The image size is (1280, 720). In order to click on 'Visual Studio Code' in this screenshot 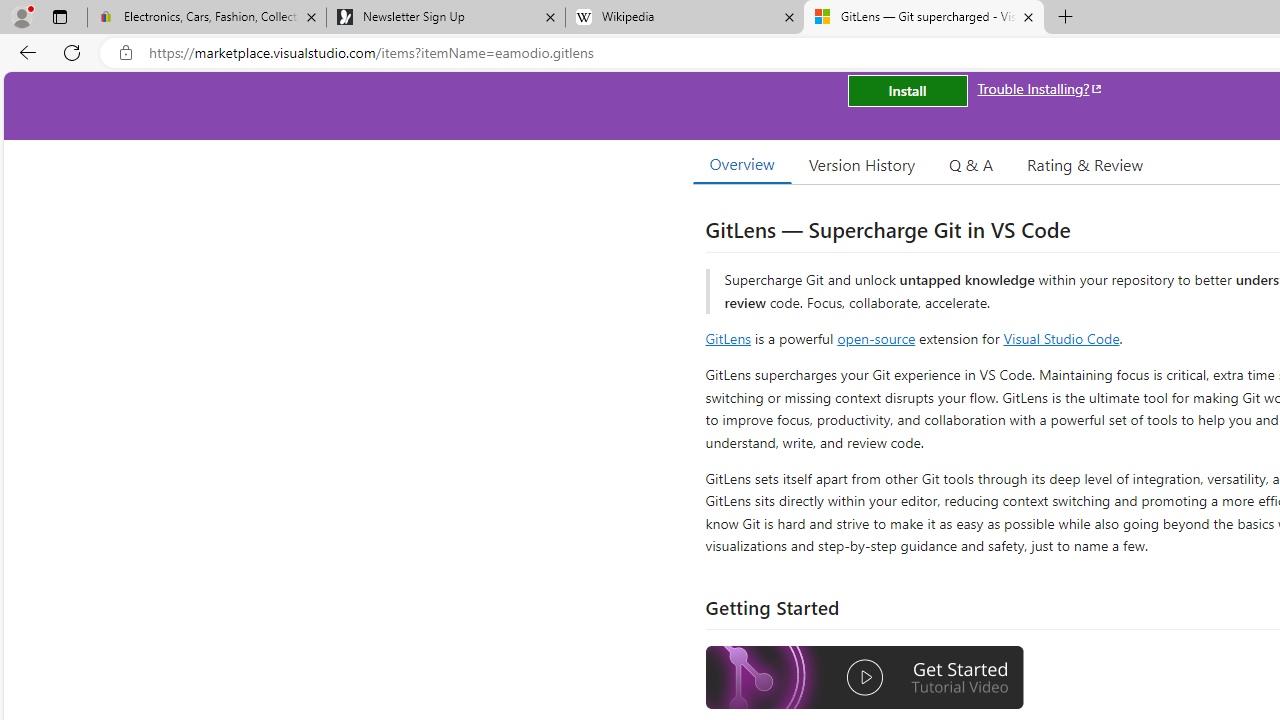, I will do `click(1060, 337)`.